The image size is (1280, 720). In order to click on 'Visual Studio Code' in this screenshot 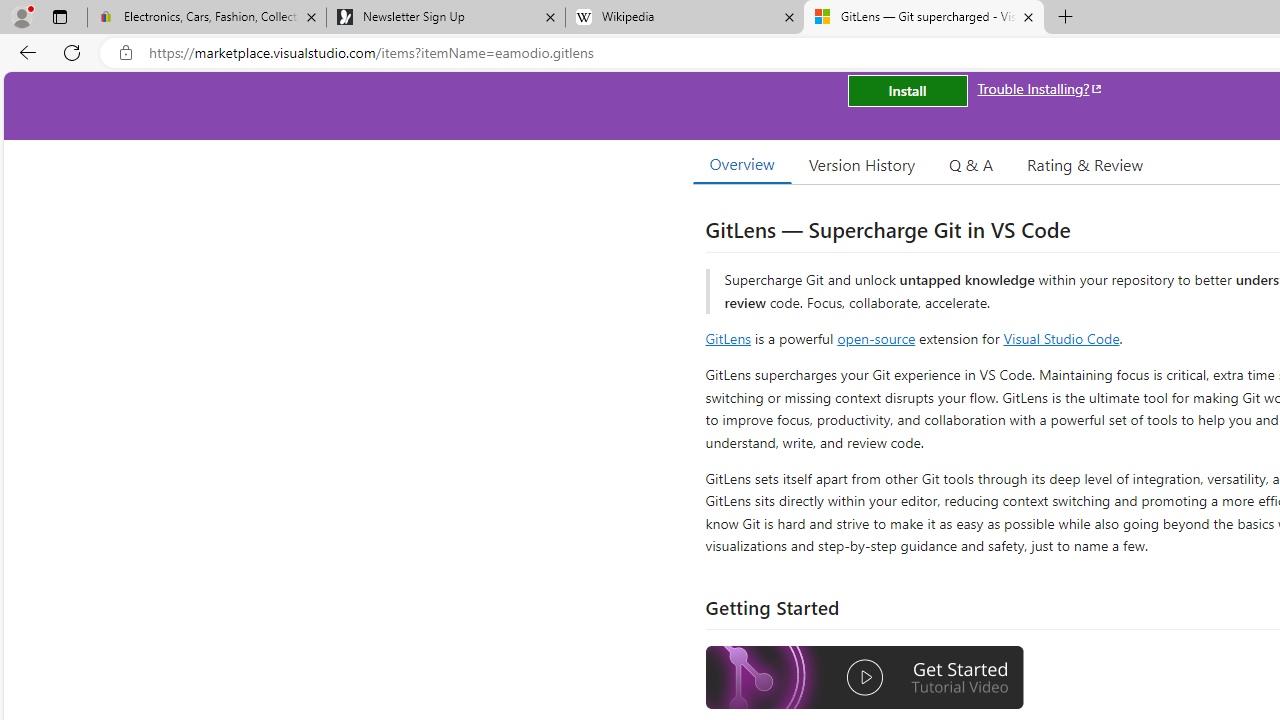, I will do `click(1060, 337)`.